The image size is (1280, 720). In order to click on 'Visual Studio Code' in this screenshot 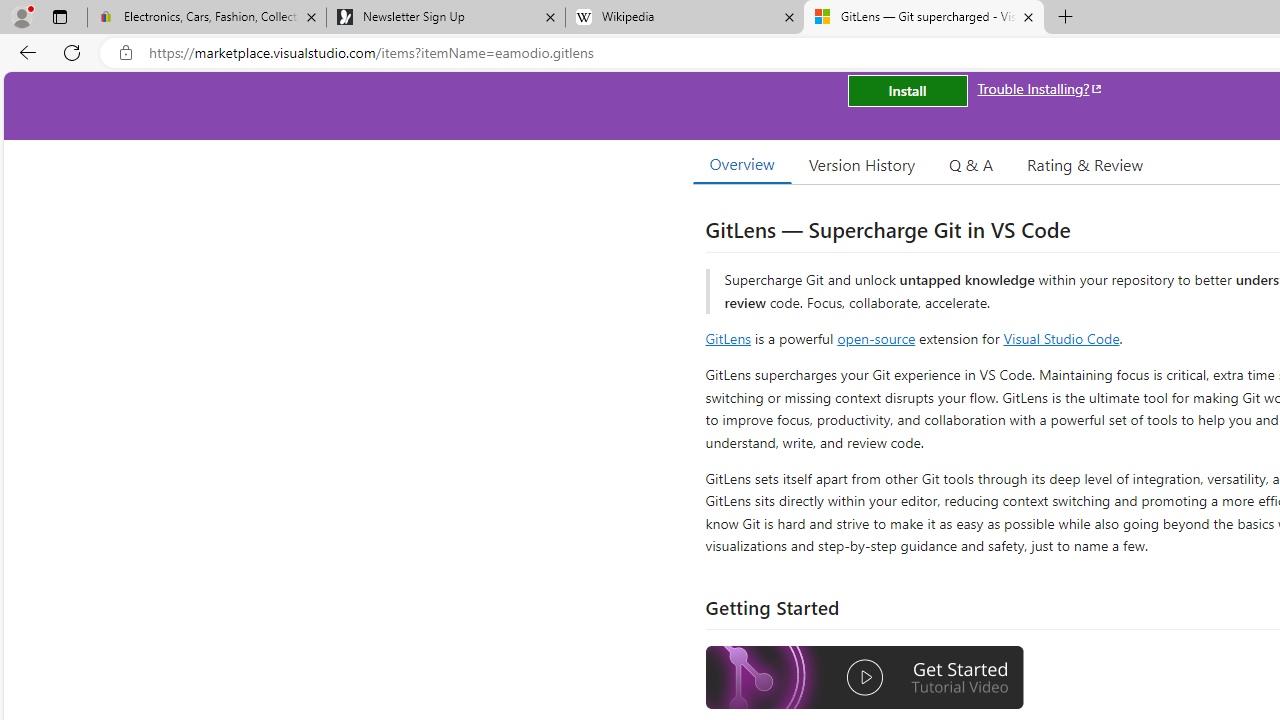, I will do `click(1060, 337)`.